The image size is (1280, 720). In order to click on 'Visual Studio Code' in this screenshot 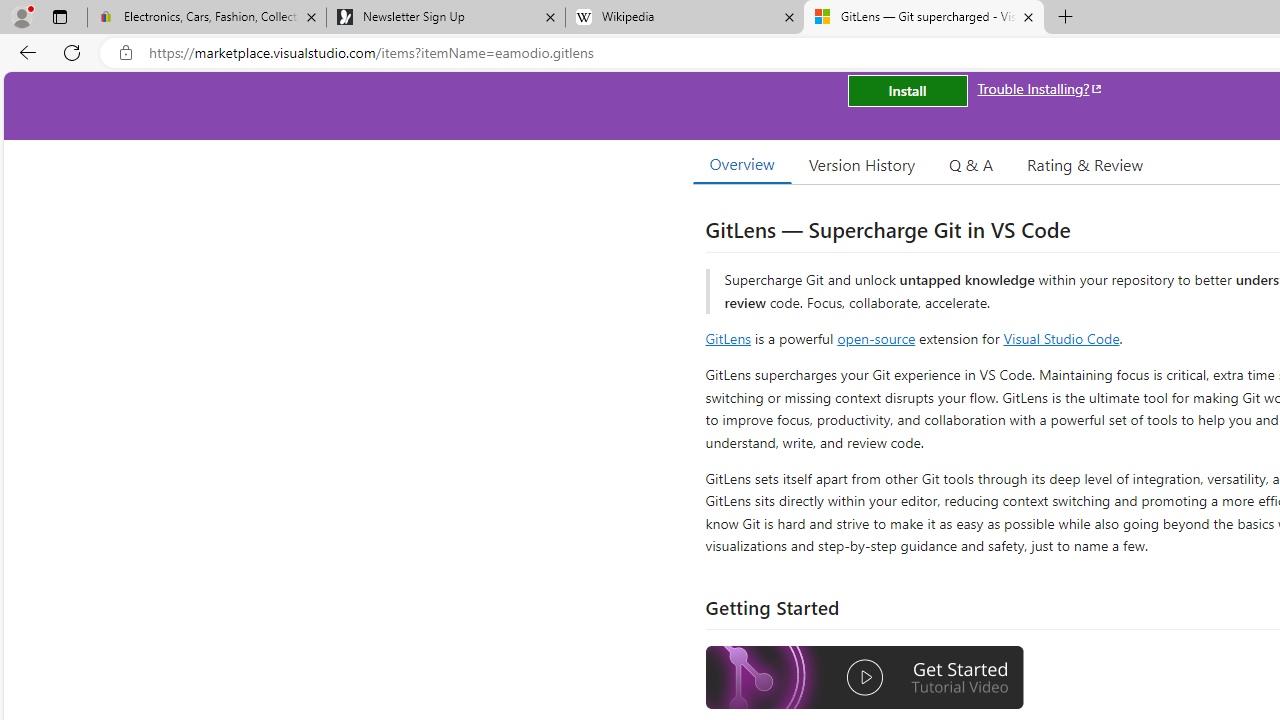, I will do `click(1060, 337)`.